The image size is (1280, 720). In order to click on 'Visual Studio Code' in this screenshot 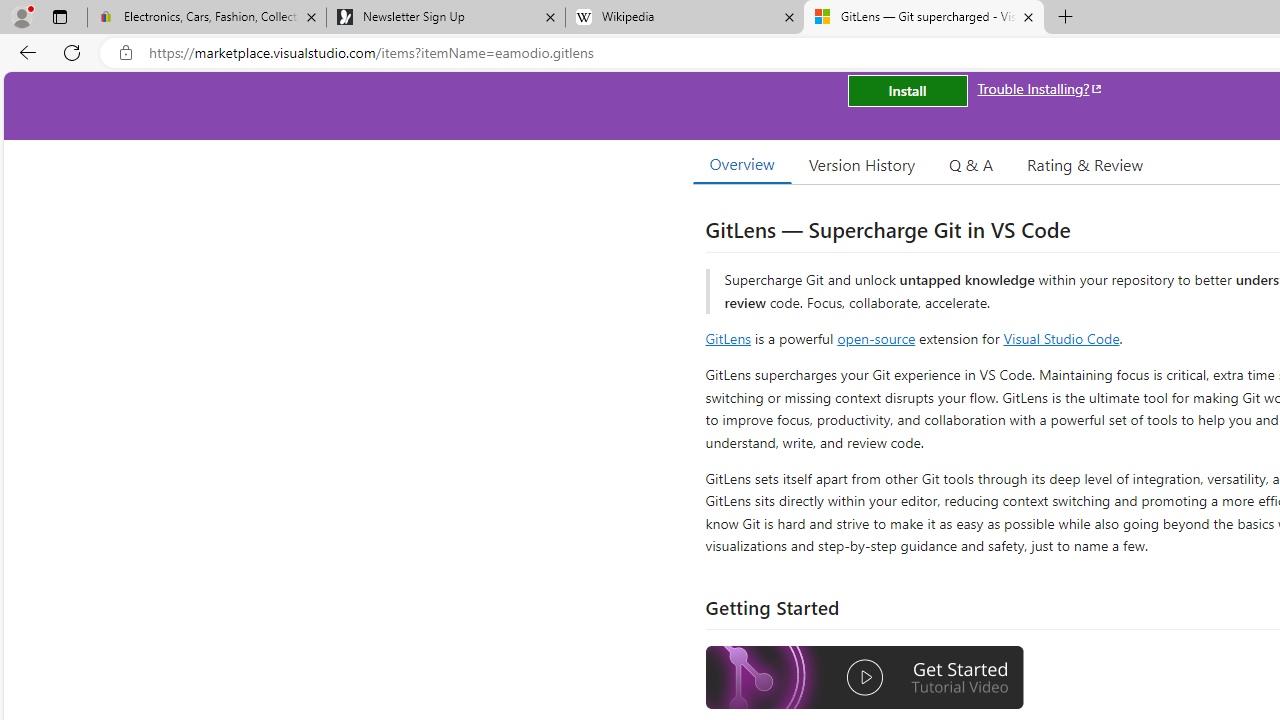, I will do `click(1060, 337)`.